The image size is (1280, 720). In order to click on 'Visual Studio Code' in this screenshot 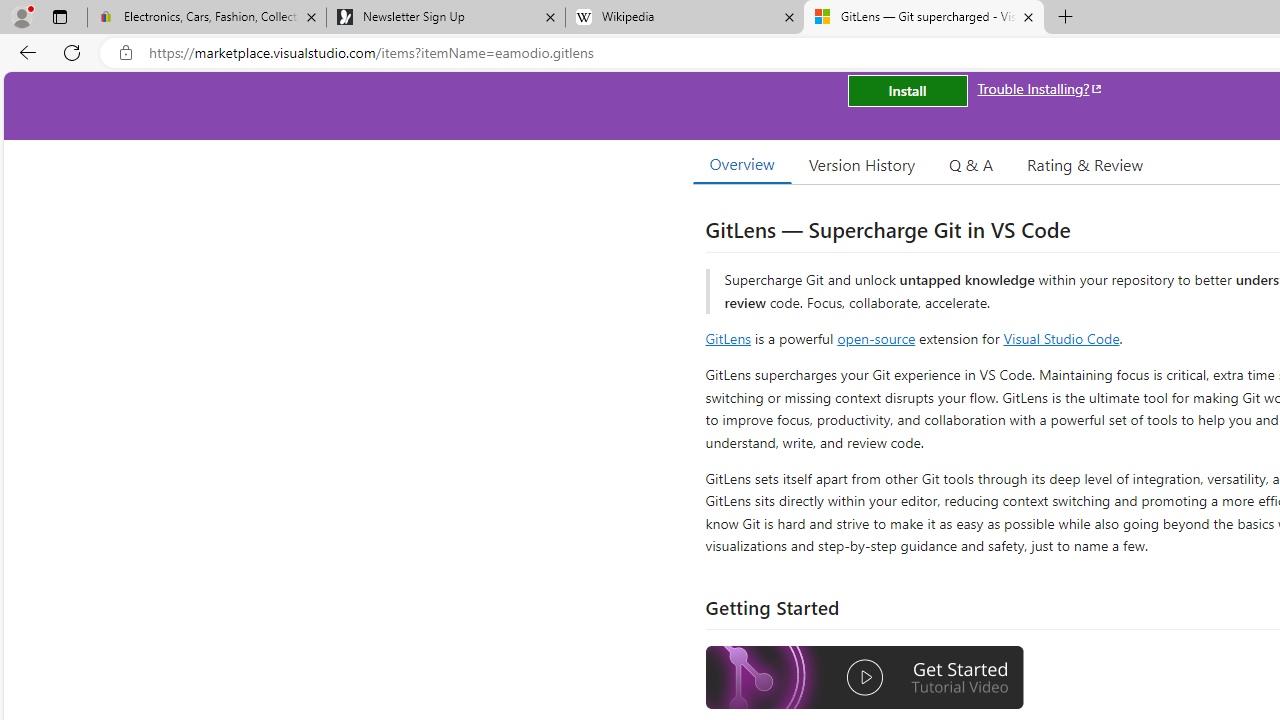, I will do `click(1060, 337)`.